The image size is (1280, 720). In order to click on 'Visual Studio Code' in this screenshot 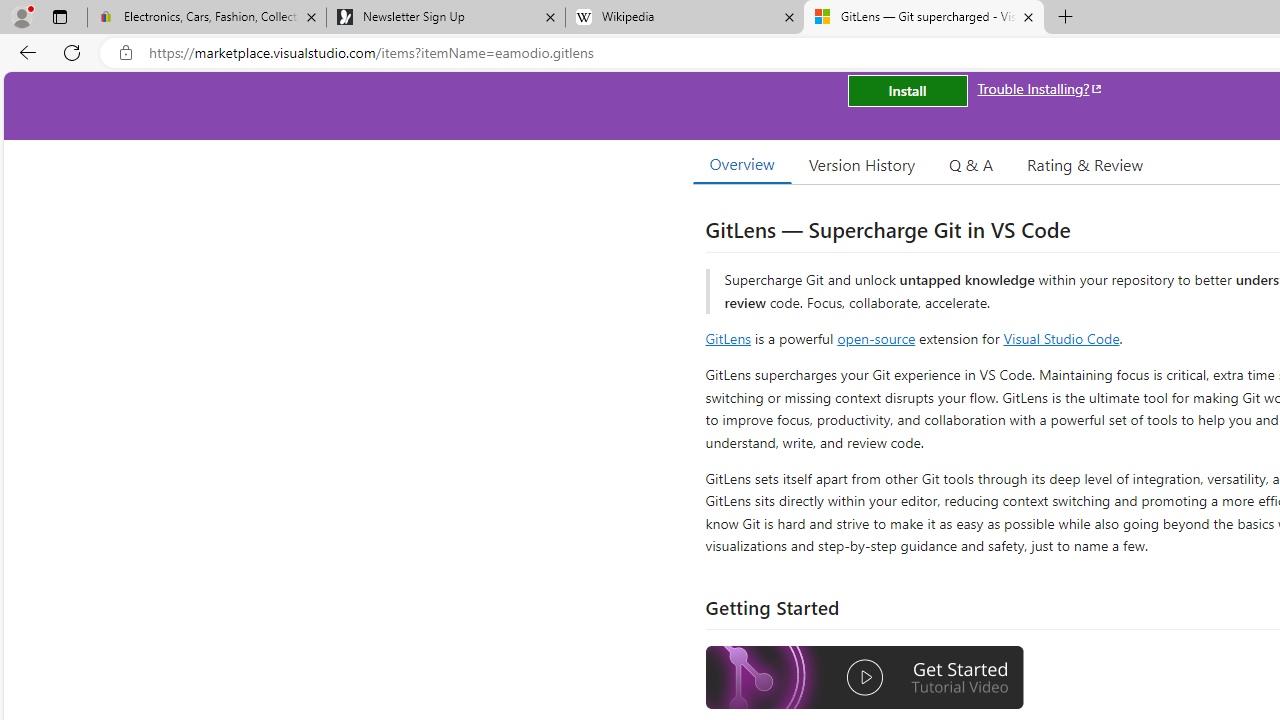, I will do `click(1060, 337)`.